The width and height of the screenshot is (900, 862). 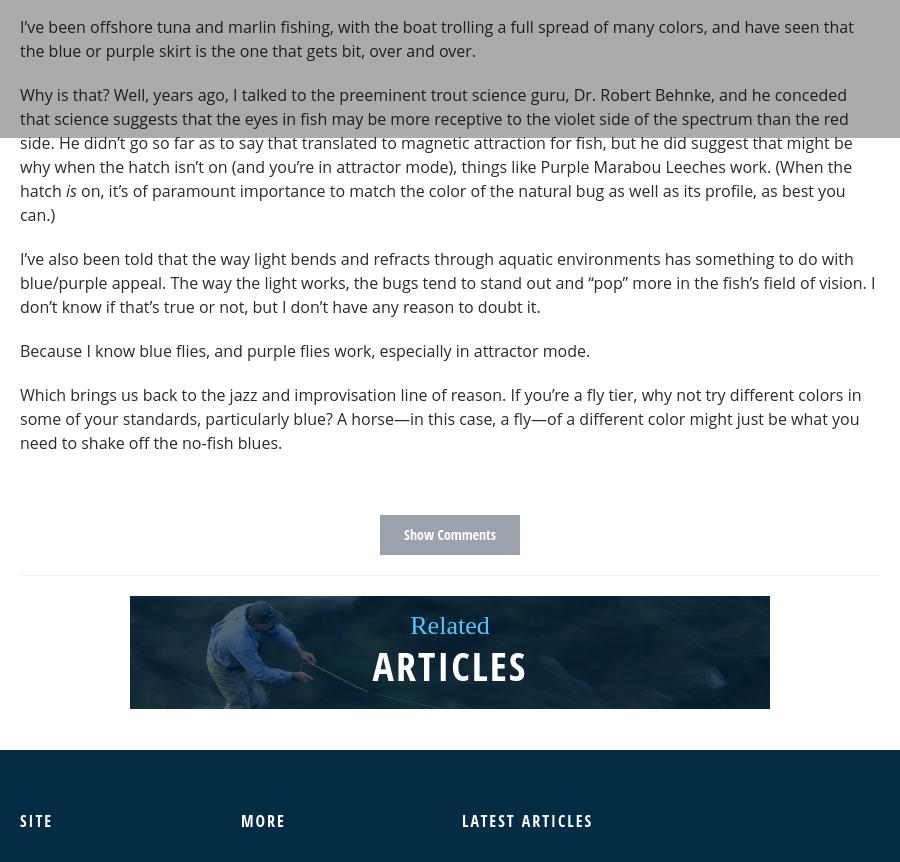 What do you see at coordinates (449, 533) in the screenshot?
I see `'Show Comments'` at bounding box center [449, 533].